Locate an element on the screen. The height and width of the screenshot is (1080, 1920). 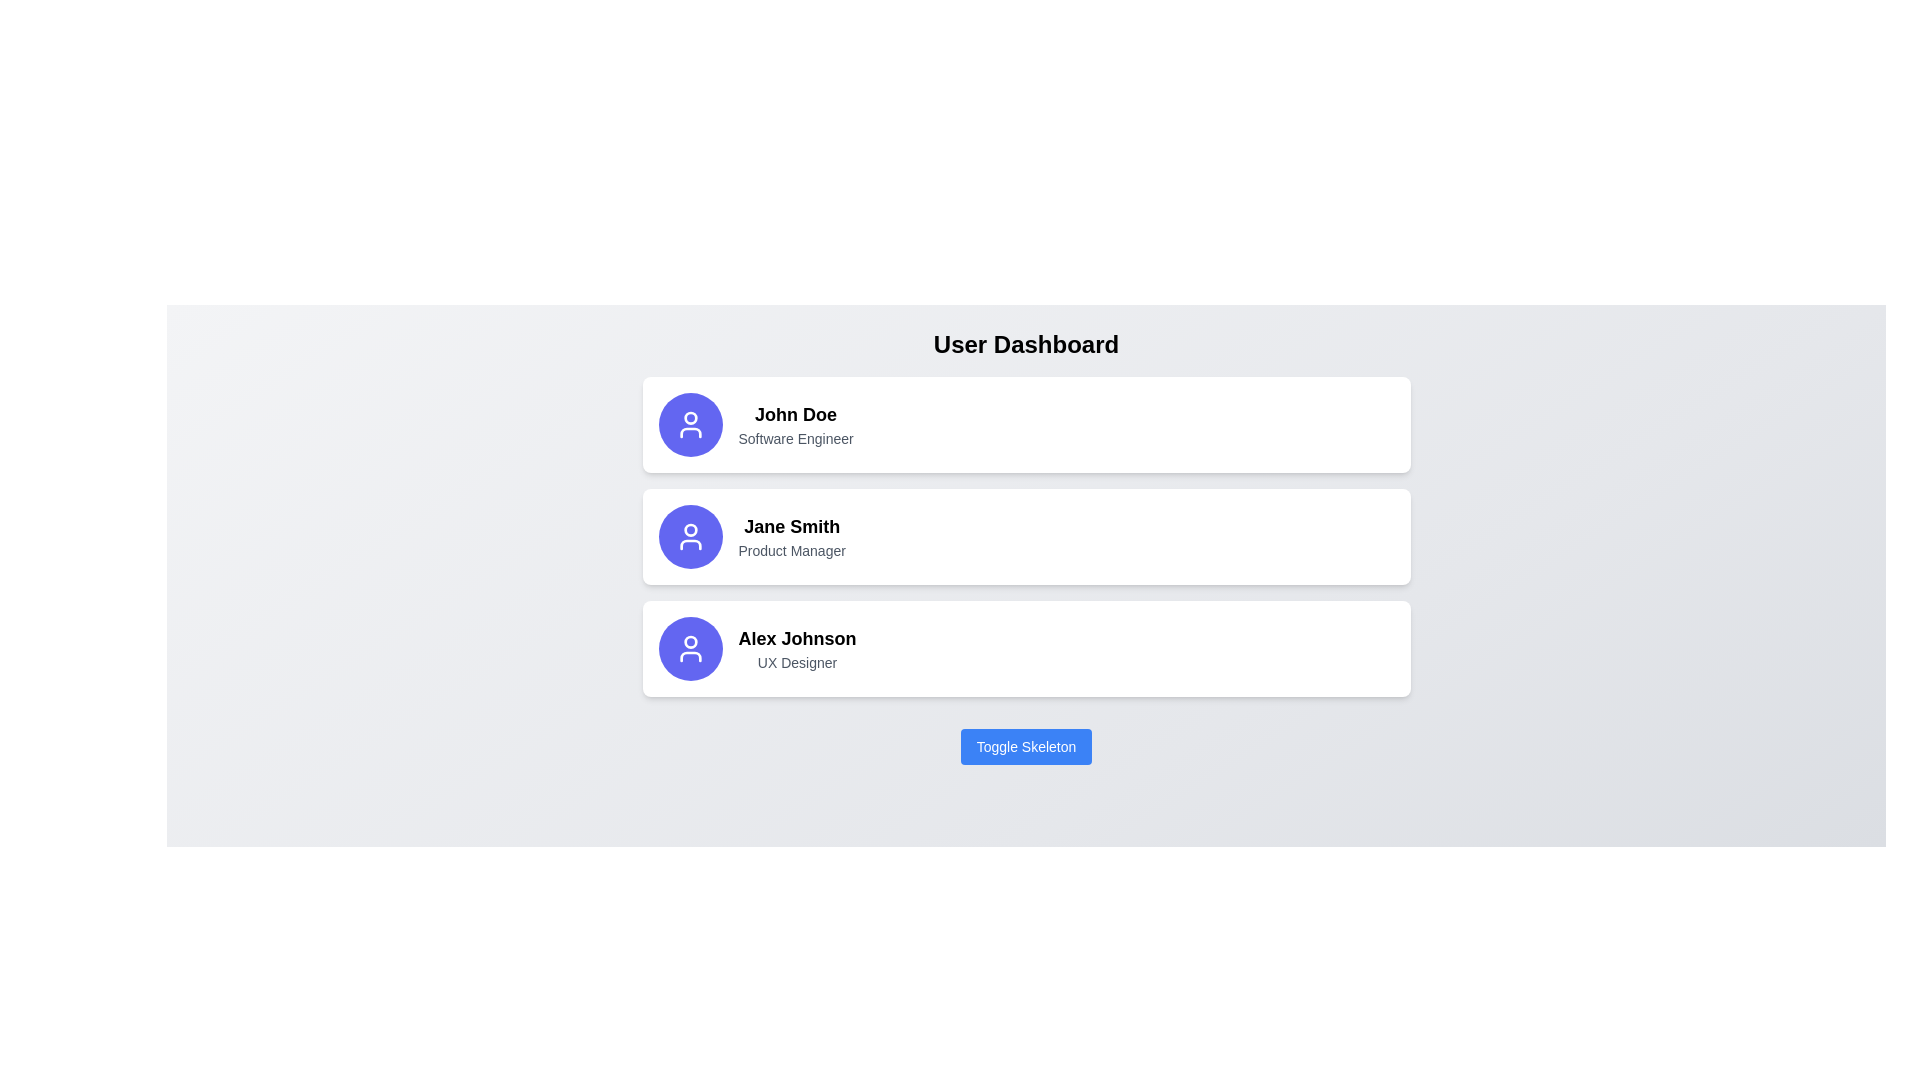
the user profile card displaying user information, positioned as the third card in a vertical list, for further actions is located at coordinates (1026, 648).